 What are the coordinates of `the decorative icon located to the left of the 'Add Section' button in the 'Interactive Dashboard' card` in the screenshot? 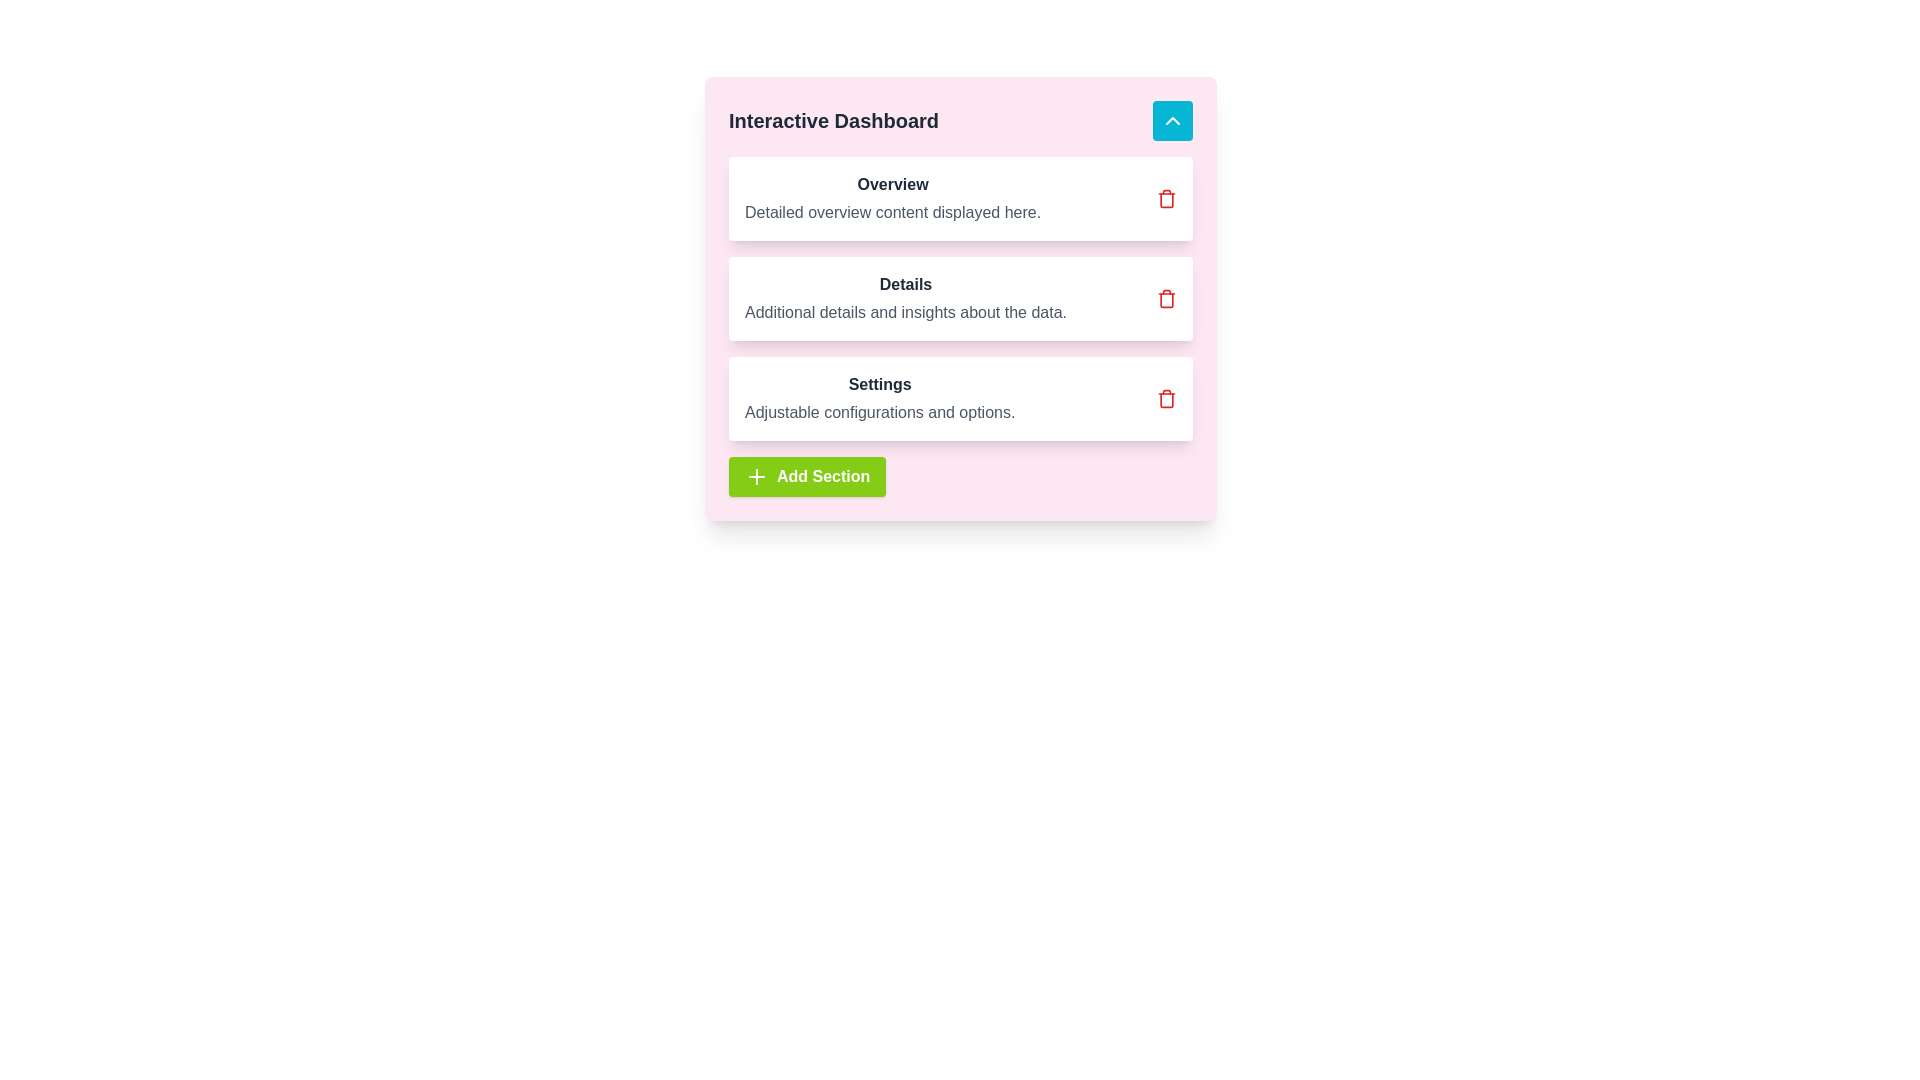 It's located at (756, 477).